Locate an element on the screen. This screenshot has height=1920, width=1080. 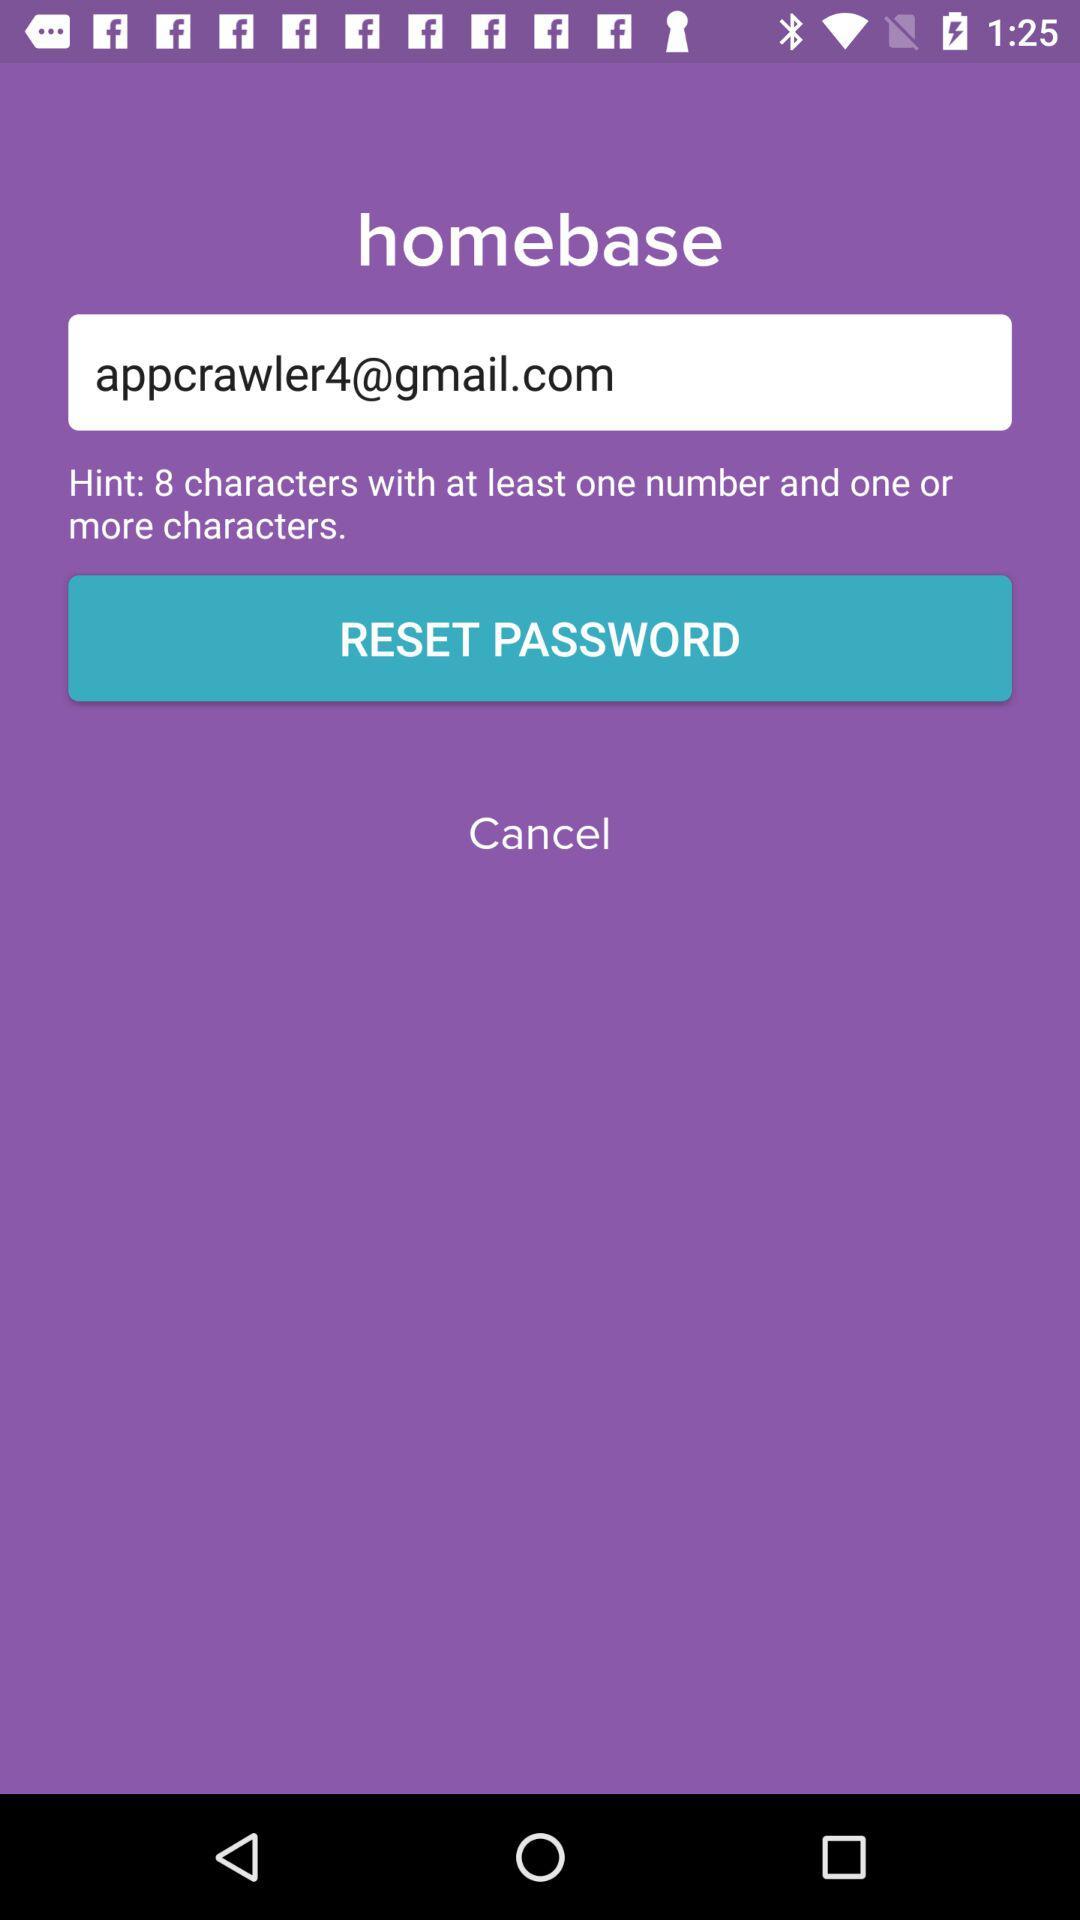
item below hint 8 characters is located at coordinates (540, 637).